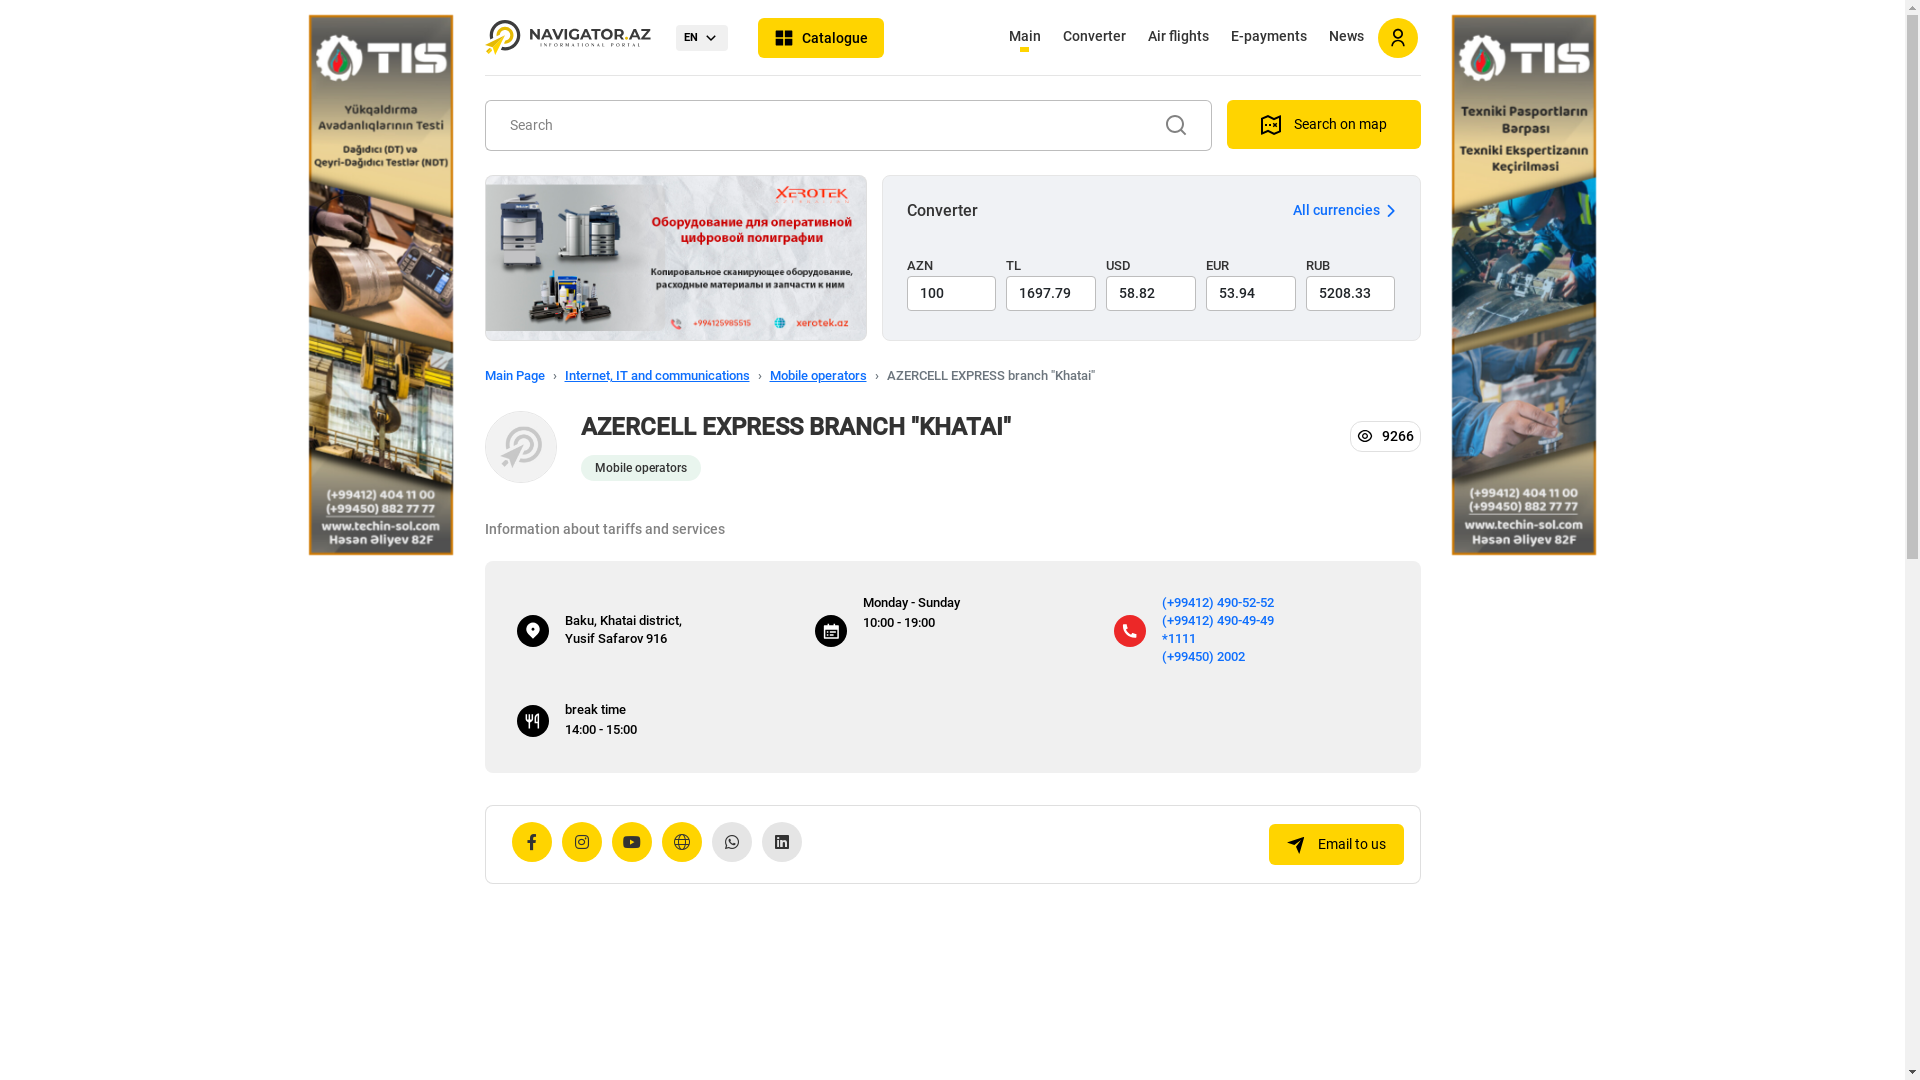  I want to click on 'E-payments', so click(1221, 38).